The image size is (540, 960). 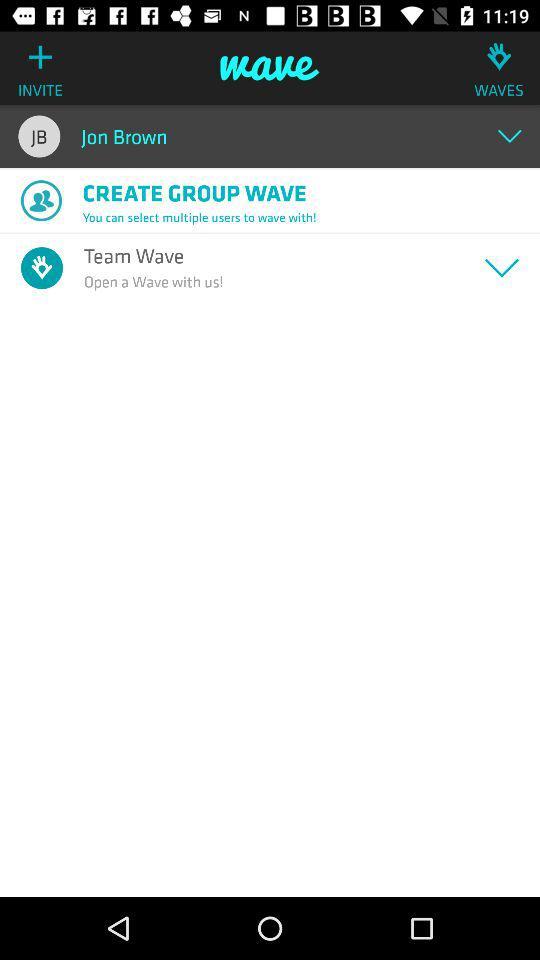 What do you see at coordinates (270, 68) in the screenshot?
I see `the item above the jon brown item` at bounding box center [270, 68].